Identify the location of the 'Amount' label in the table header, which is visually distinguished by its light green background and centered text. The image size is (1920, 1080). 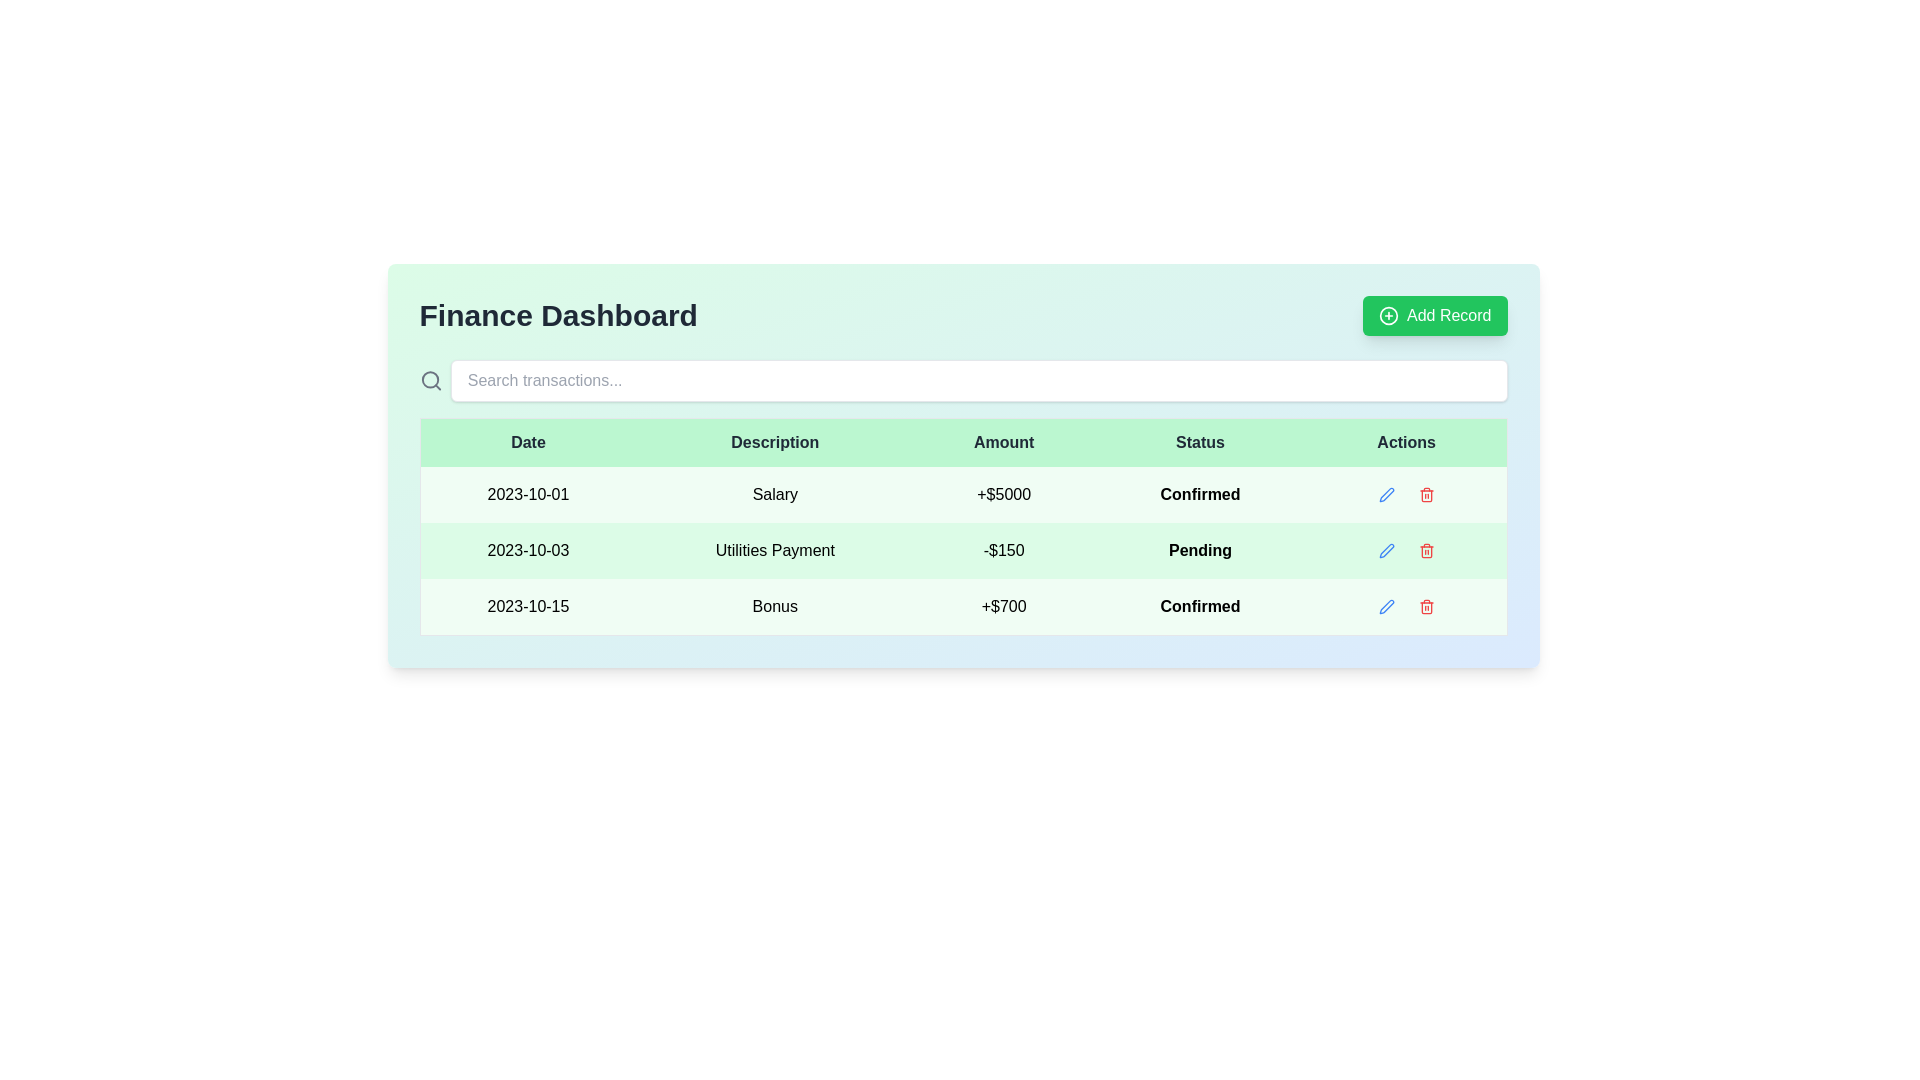
(1004, 441).